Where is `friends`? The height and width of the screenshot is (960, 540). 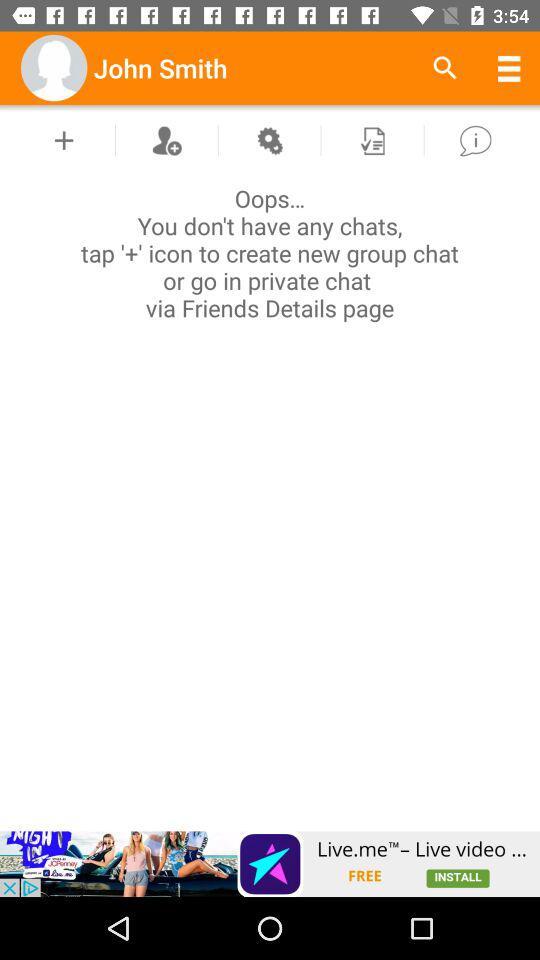 friends is located at coordinates (165, 139).